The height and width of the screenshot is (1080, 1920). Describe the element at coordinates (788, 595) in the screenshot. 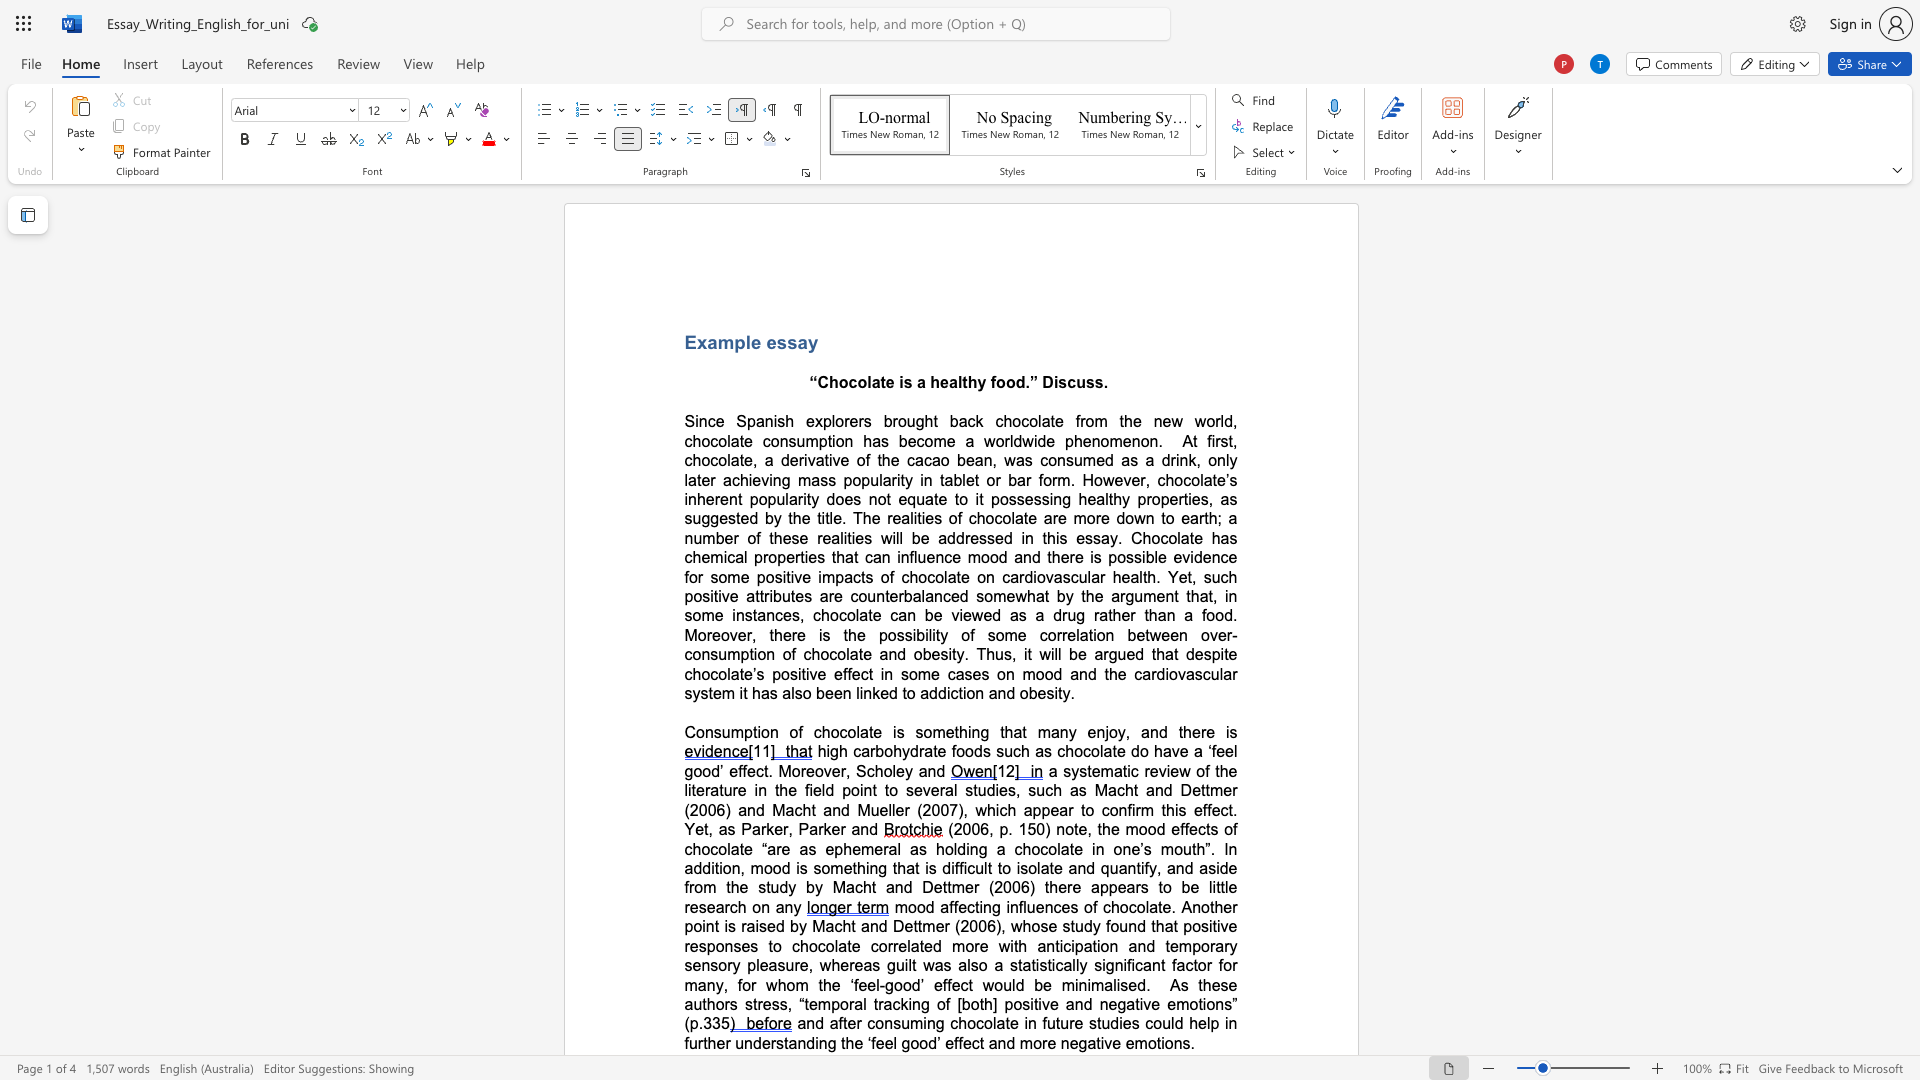

I see `the space between the continuous character "u" and "t" in the text` at that location.